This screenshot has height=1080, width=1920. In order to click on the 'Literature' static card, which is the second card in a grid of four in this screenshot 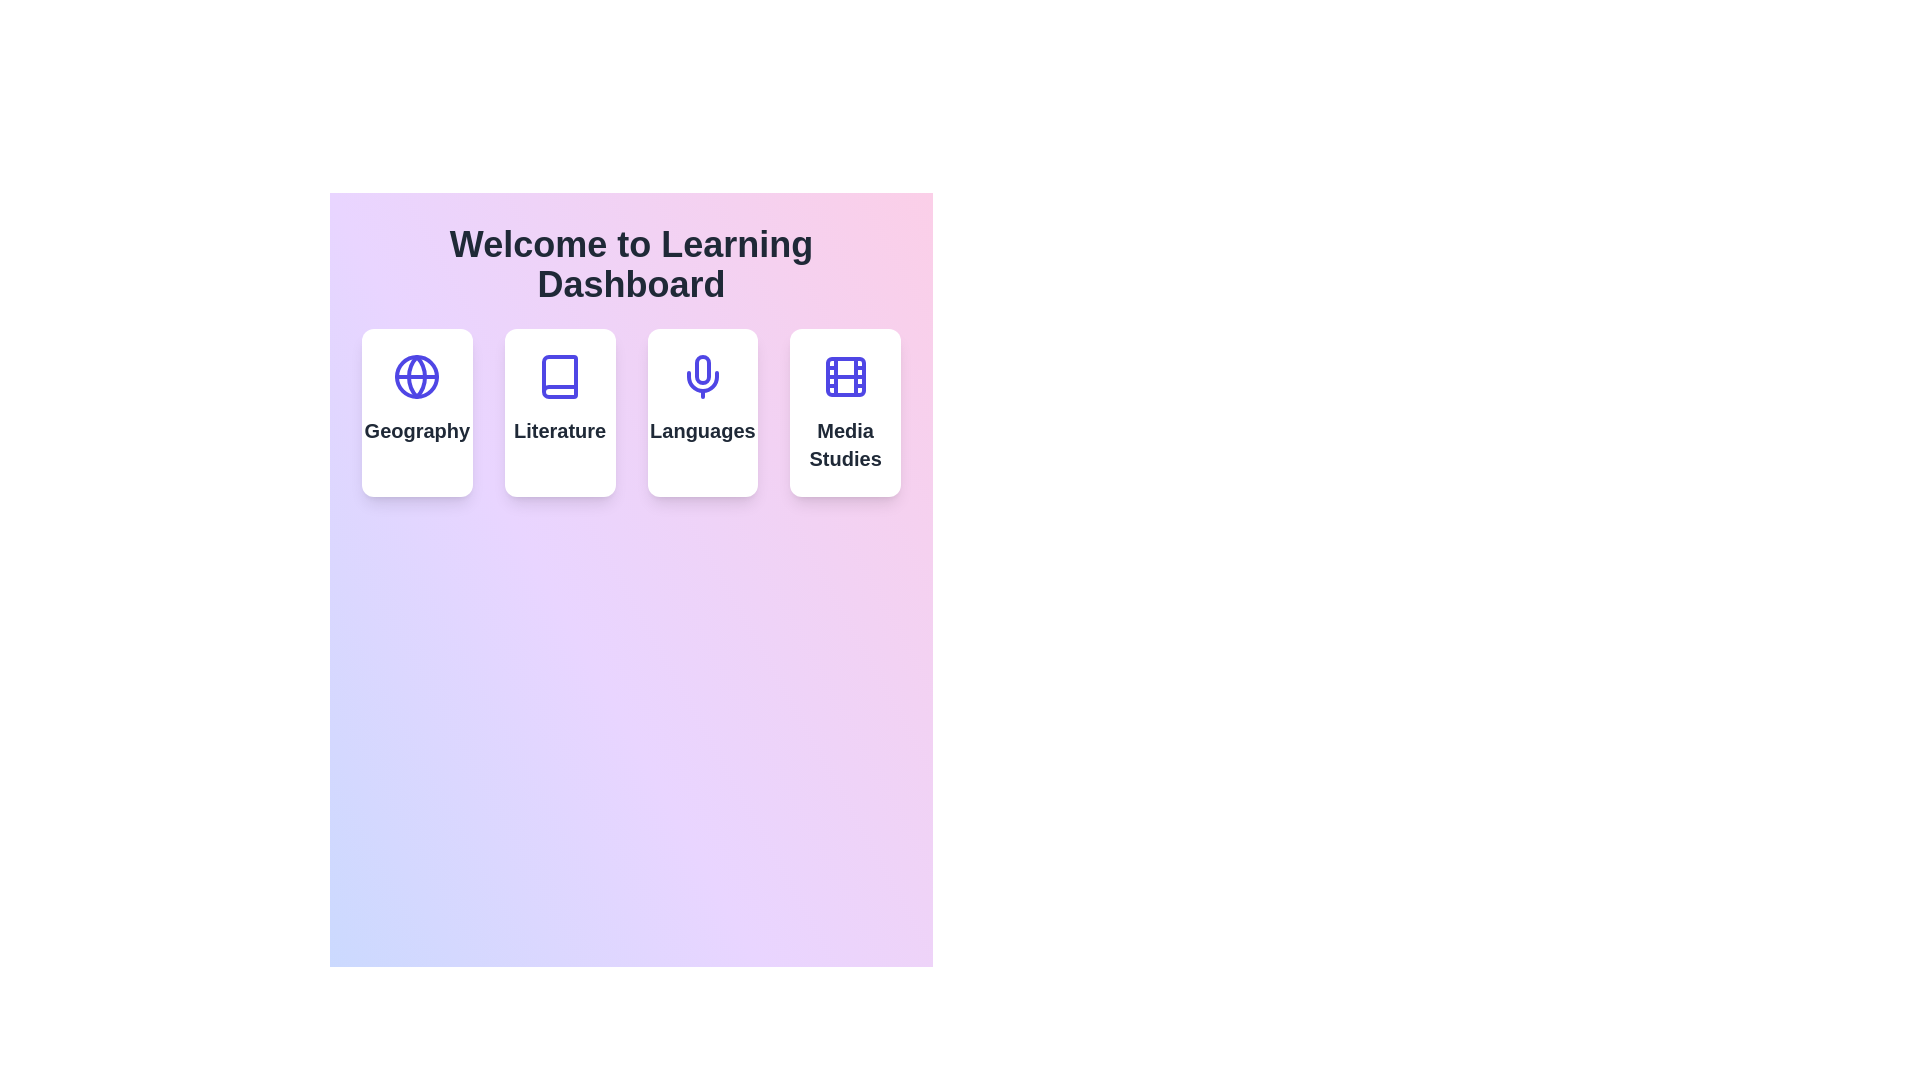, I will do `click(560, 411)`.